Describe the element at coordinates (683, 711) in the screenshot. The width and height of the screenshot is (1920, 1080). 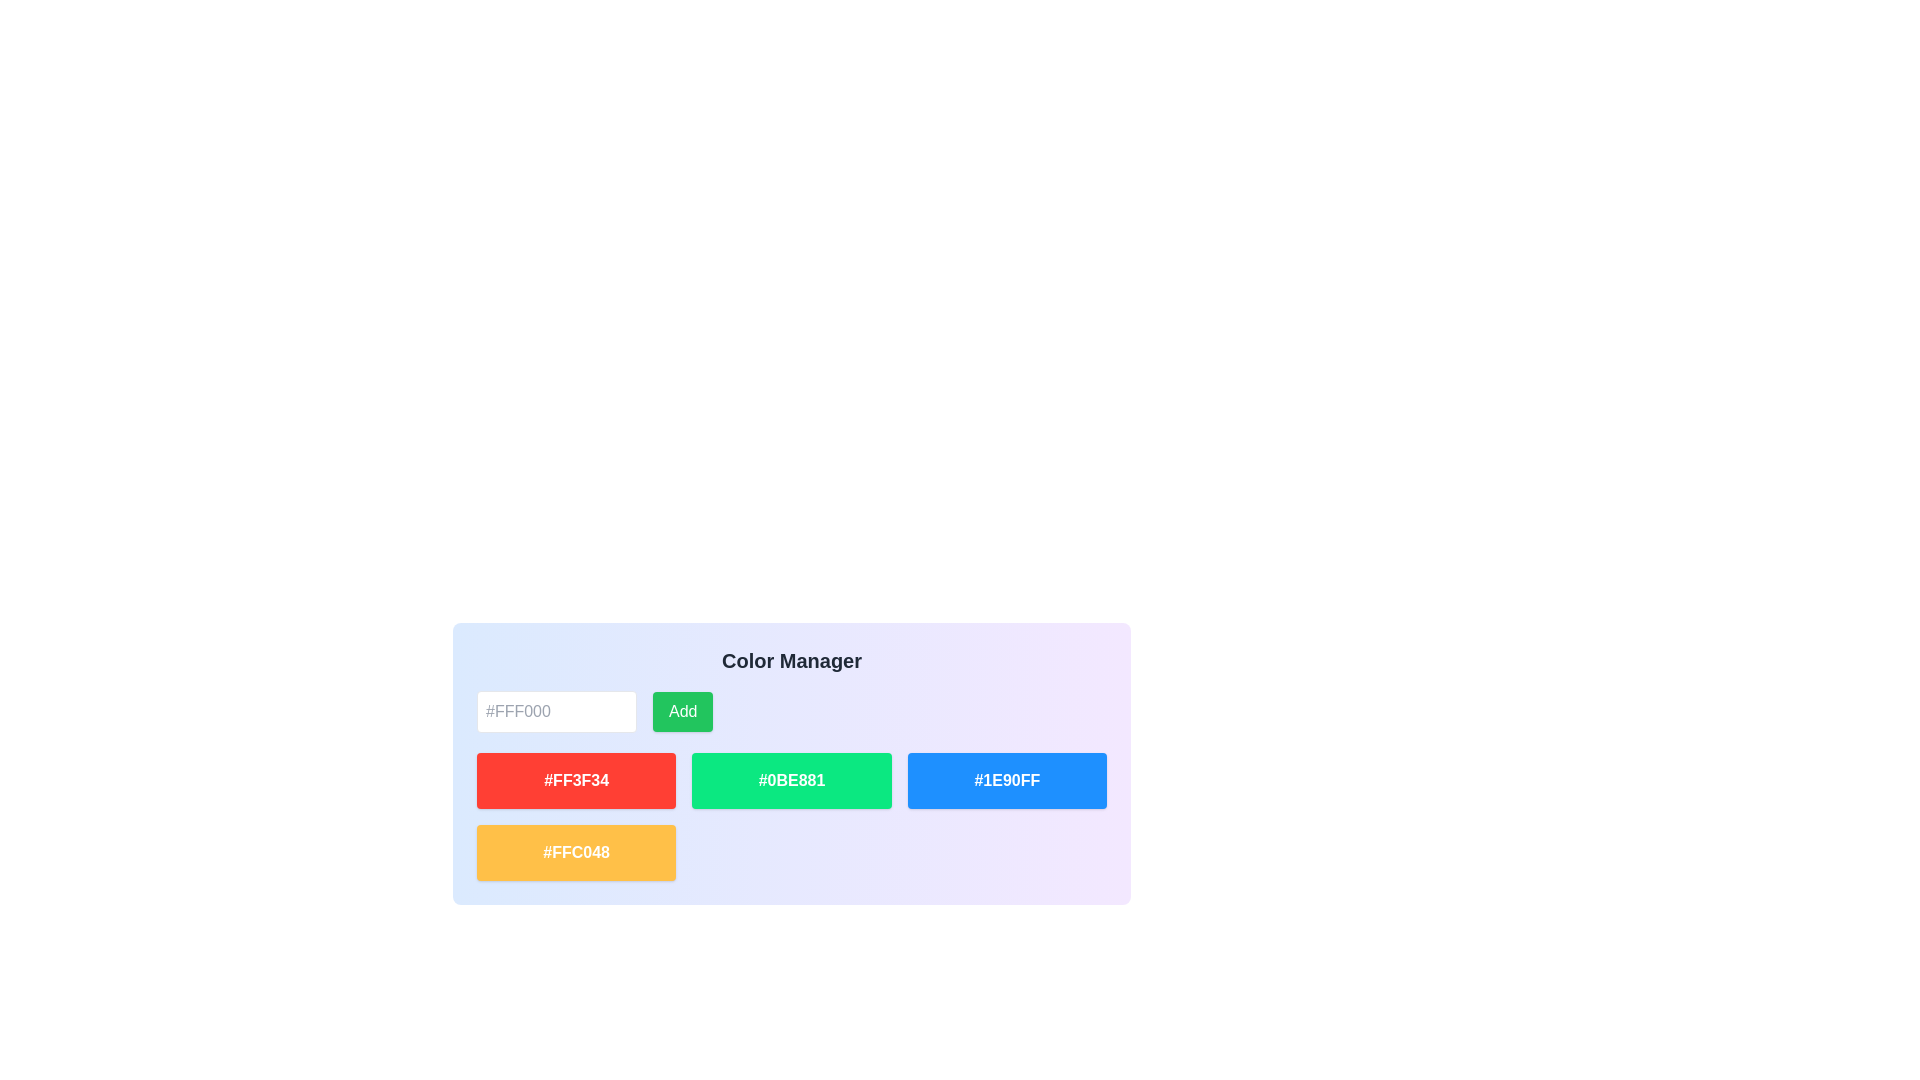
I see `the rectangular green button labeled 'Add'` at that location.